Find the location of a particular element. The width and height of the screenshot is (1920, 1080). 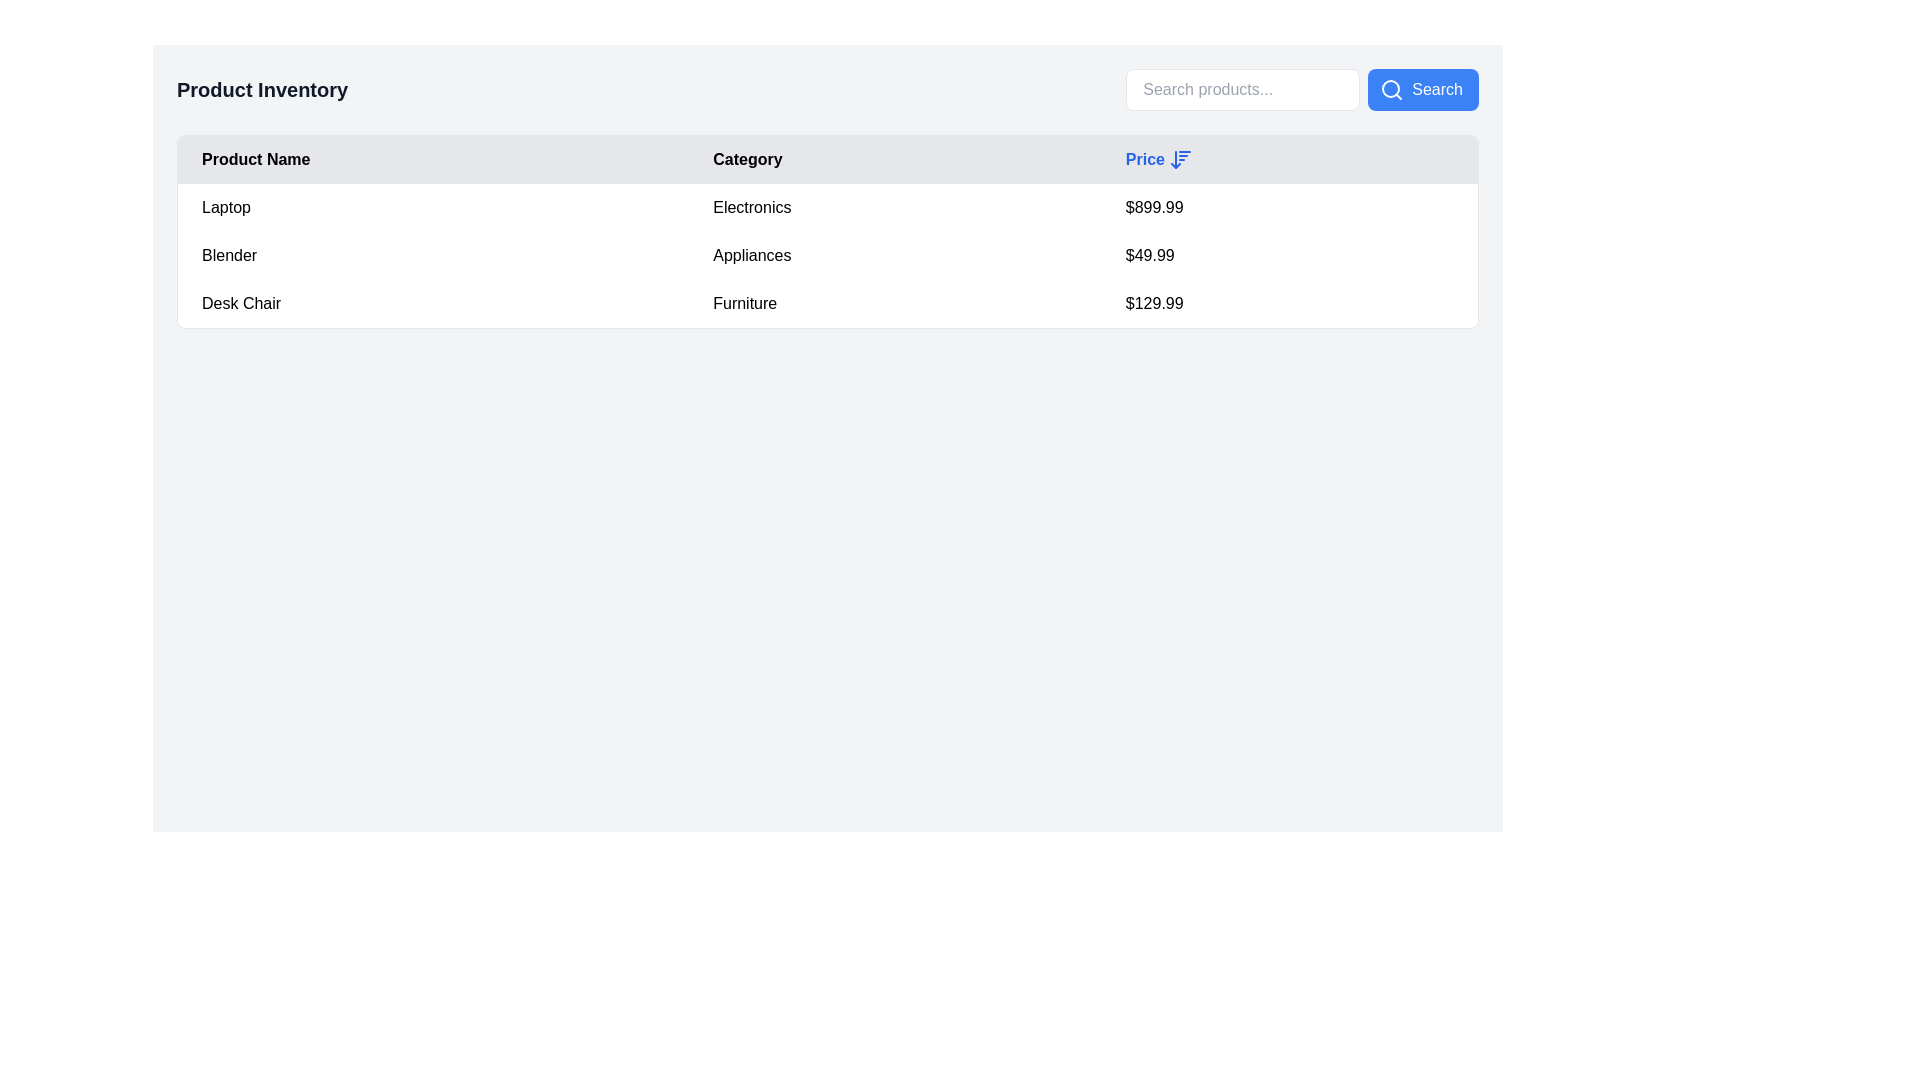

the bold header labeled 'Product Inventory' located in the top left corner of the main content area is located at coordinates (261, 88).